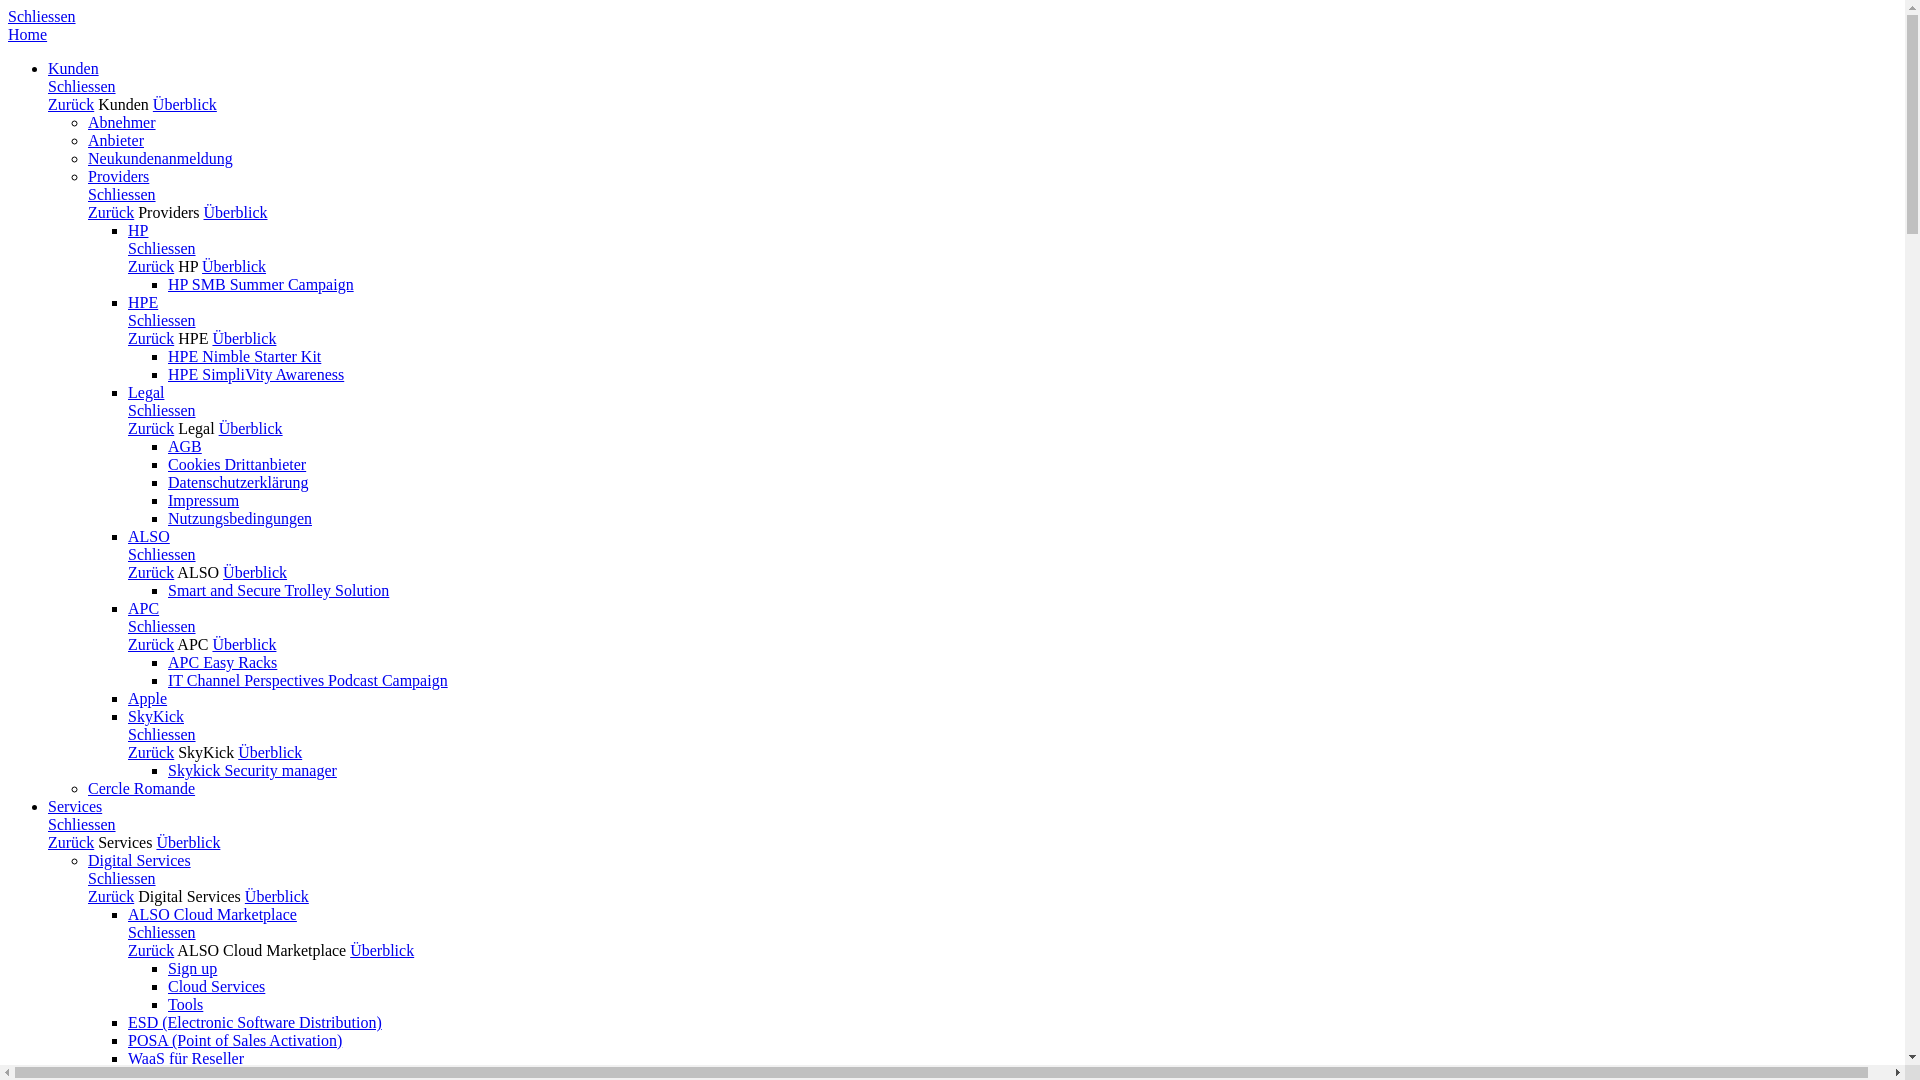 This screenshot has width=1920, height=1080. What do you see at coordinates (86, 175) in the screenshot?
I see `'Providers'` at bounding box center [86, 175].